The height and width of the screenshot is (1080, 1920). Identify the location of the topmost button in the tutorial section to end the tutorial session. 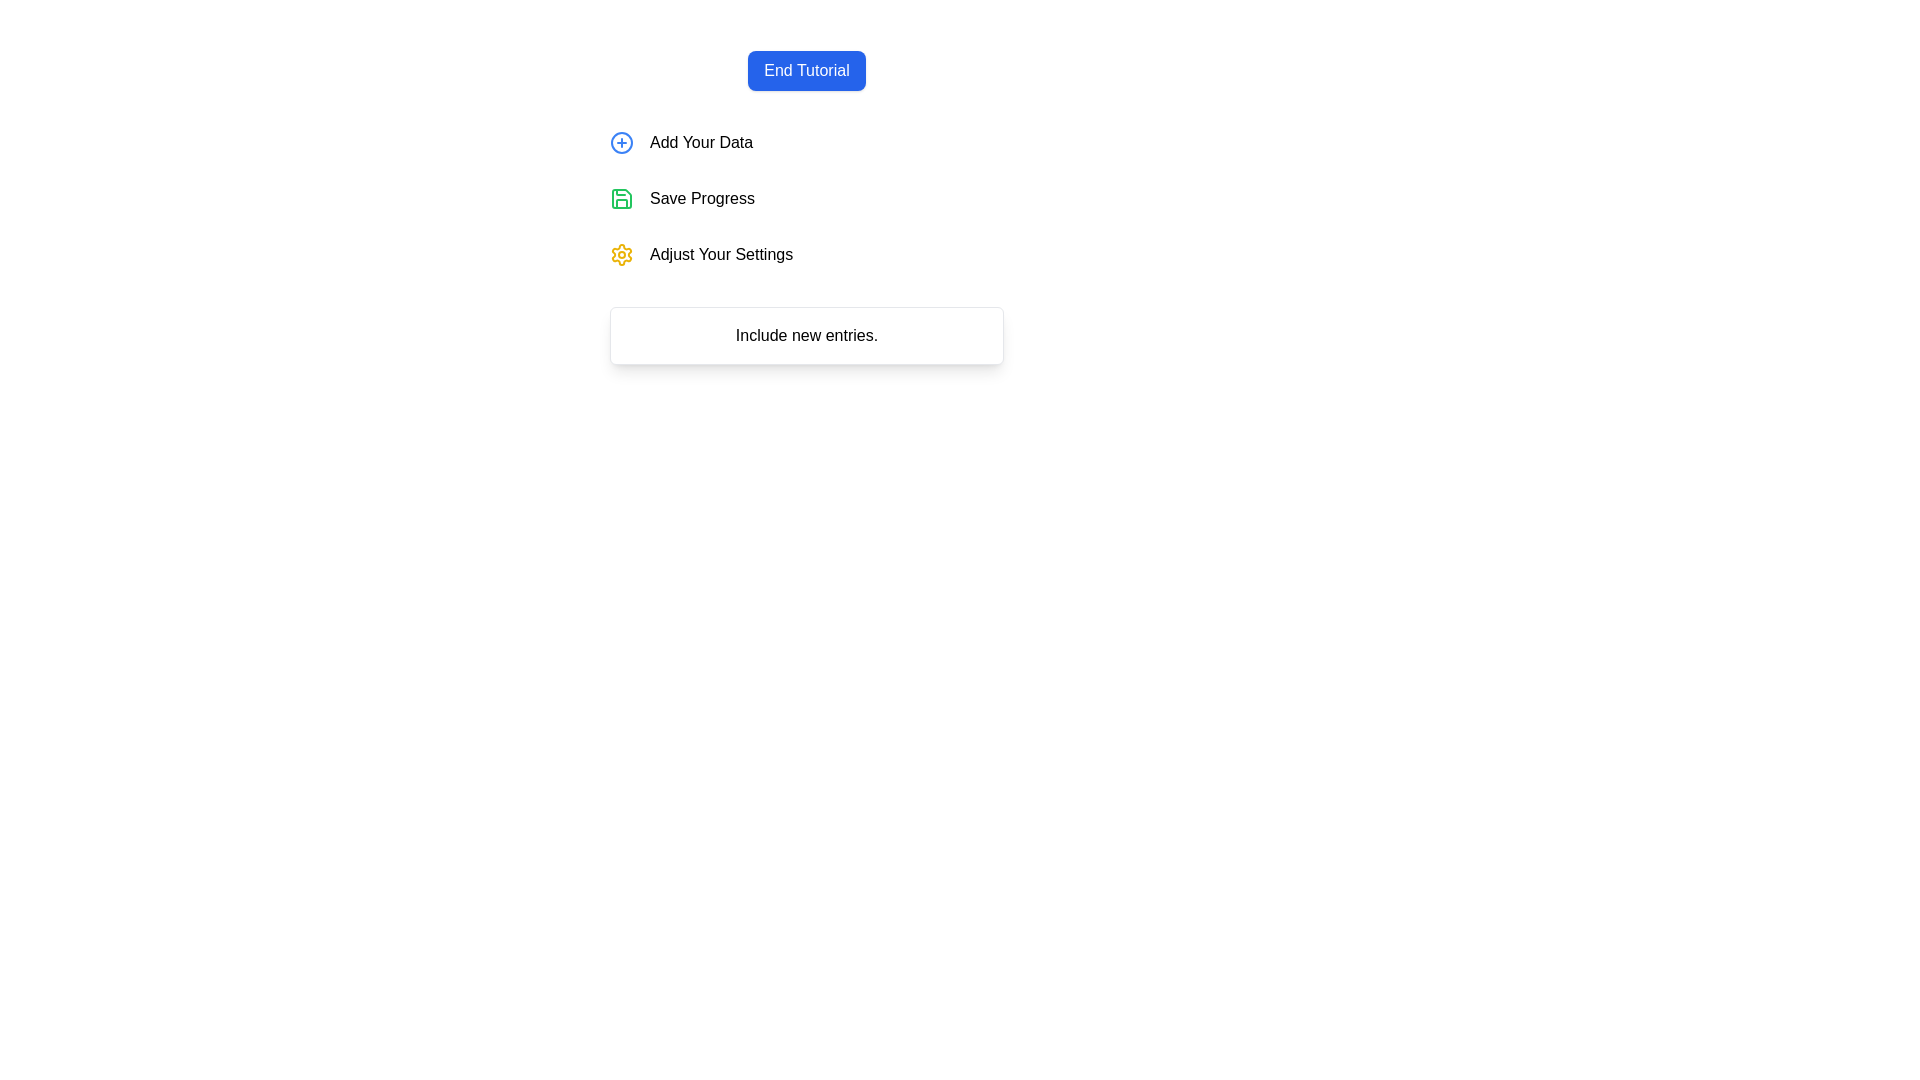
(806, 69).